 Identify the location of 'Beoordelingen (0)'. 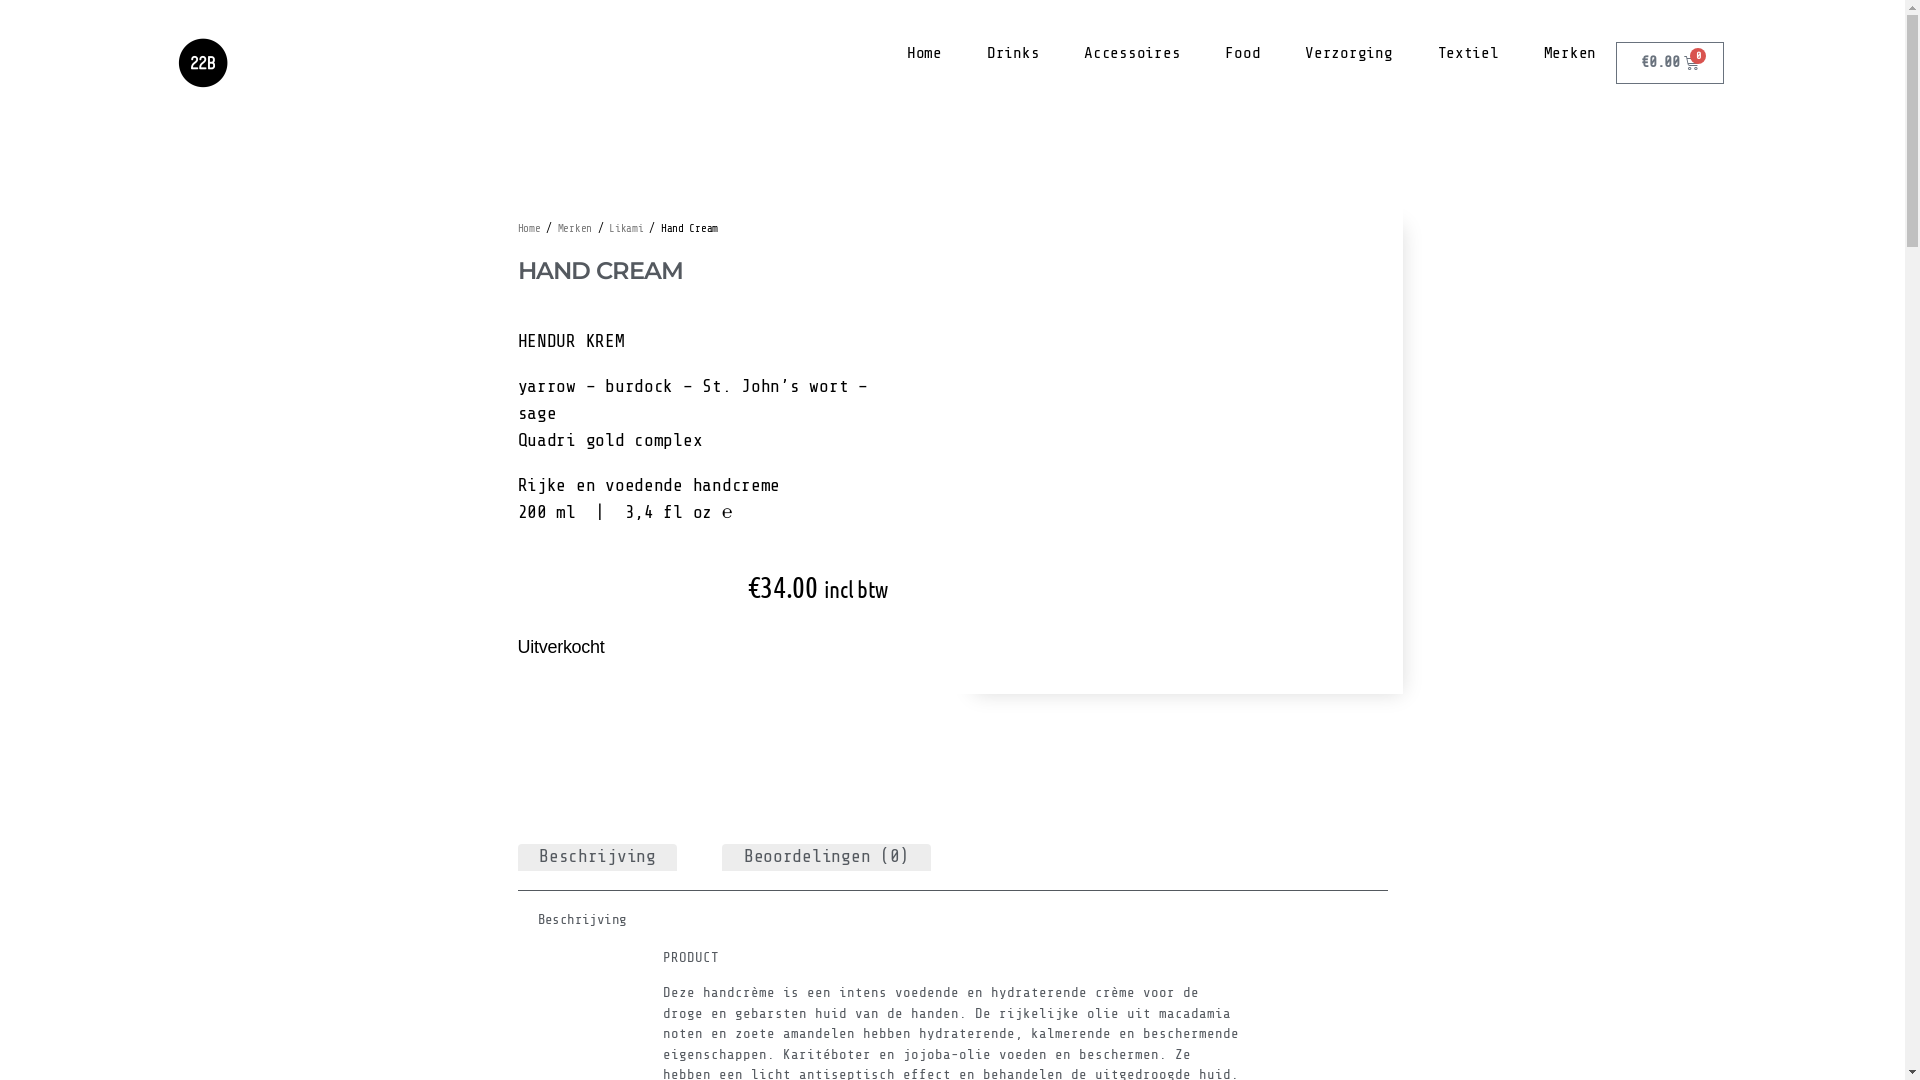
(826, 855).